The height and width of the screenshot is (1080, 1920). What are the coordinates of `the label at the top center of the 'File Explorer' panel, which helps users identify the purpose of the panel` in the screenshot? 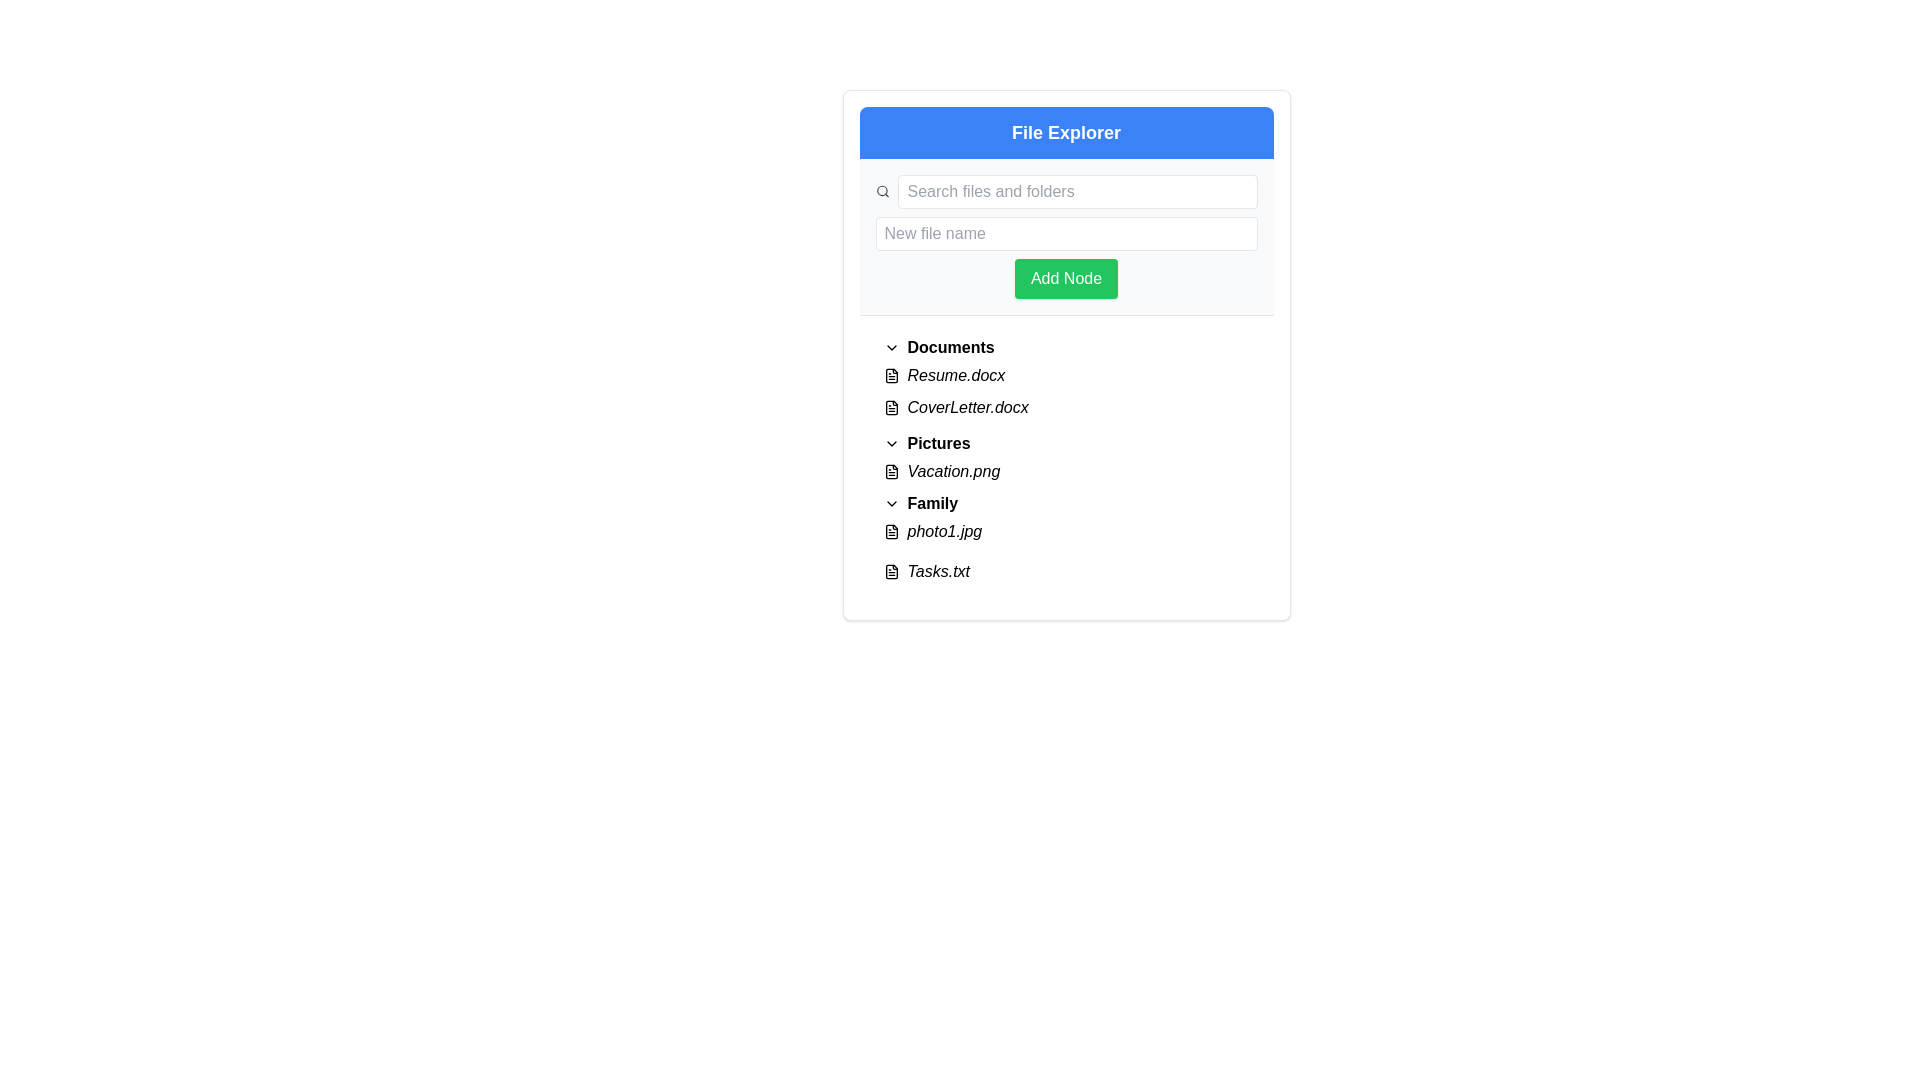 It's located at (1065, 132).